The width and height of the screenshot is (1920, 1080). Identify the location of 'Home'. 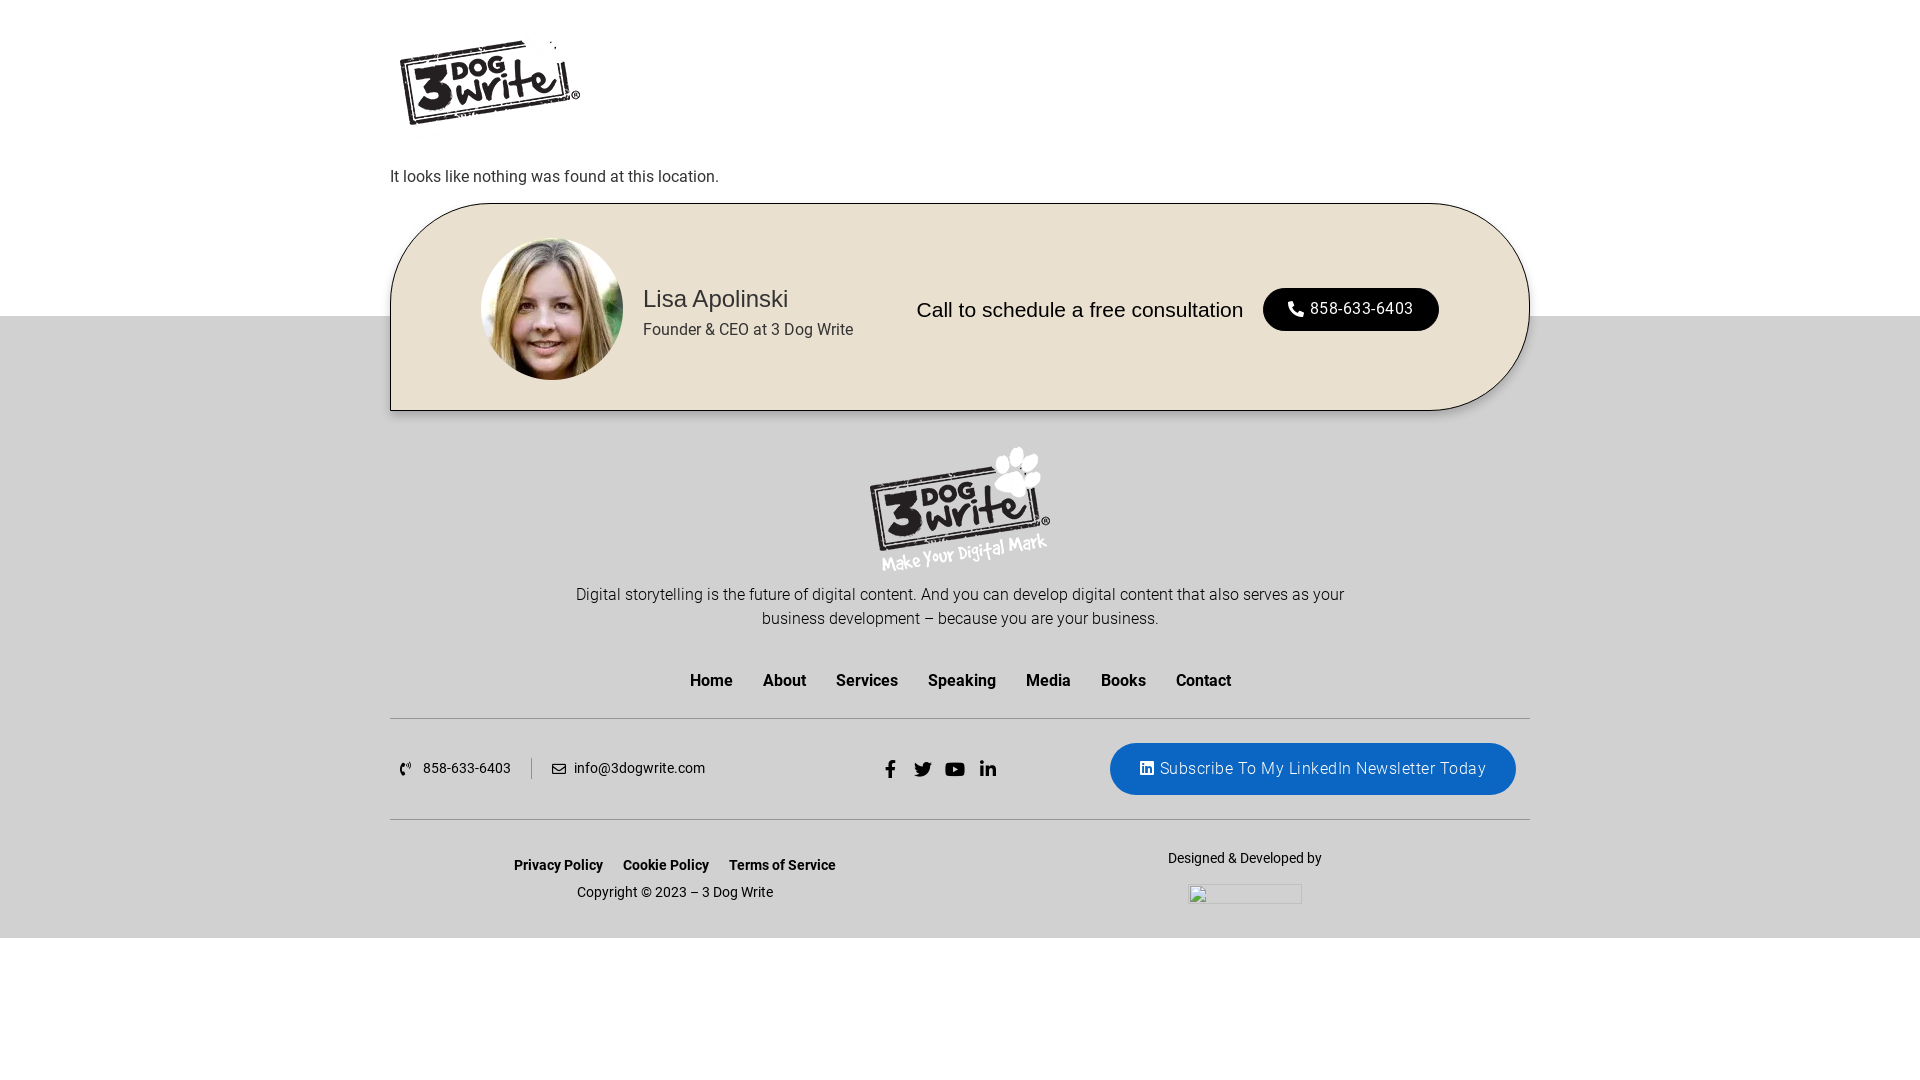
(710, 680).